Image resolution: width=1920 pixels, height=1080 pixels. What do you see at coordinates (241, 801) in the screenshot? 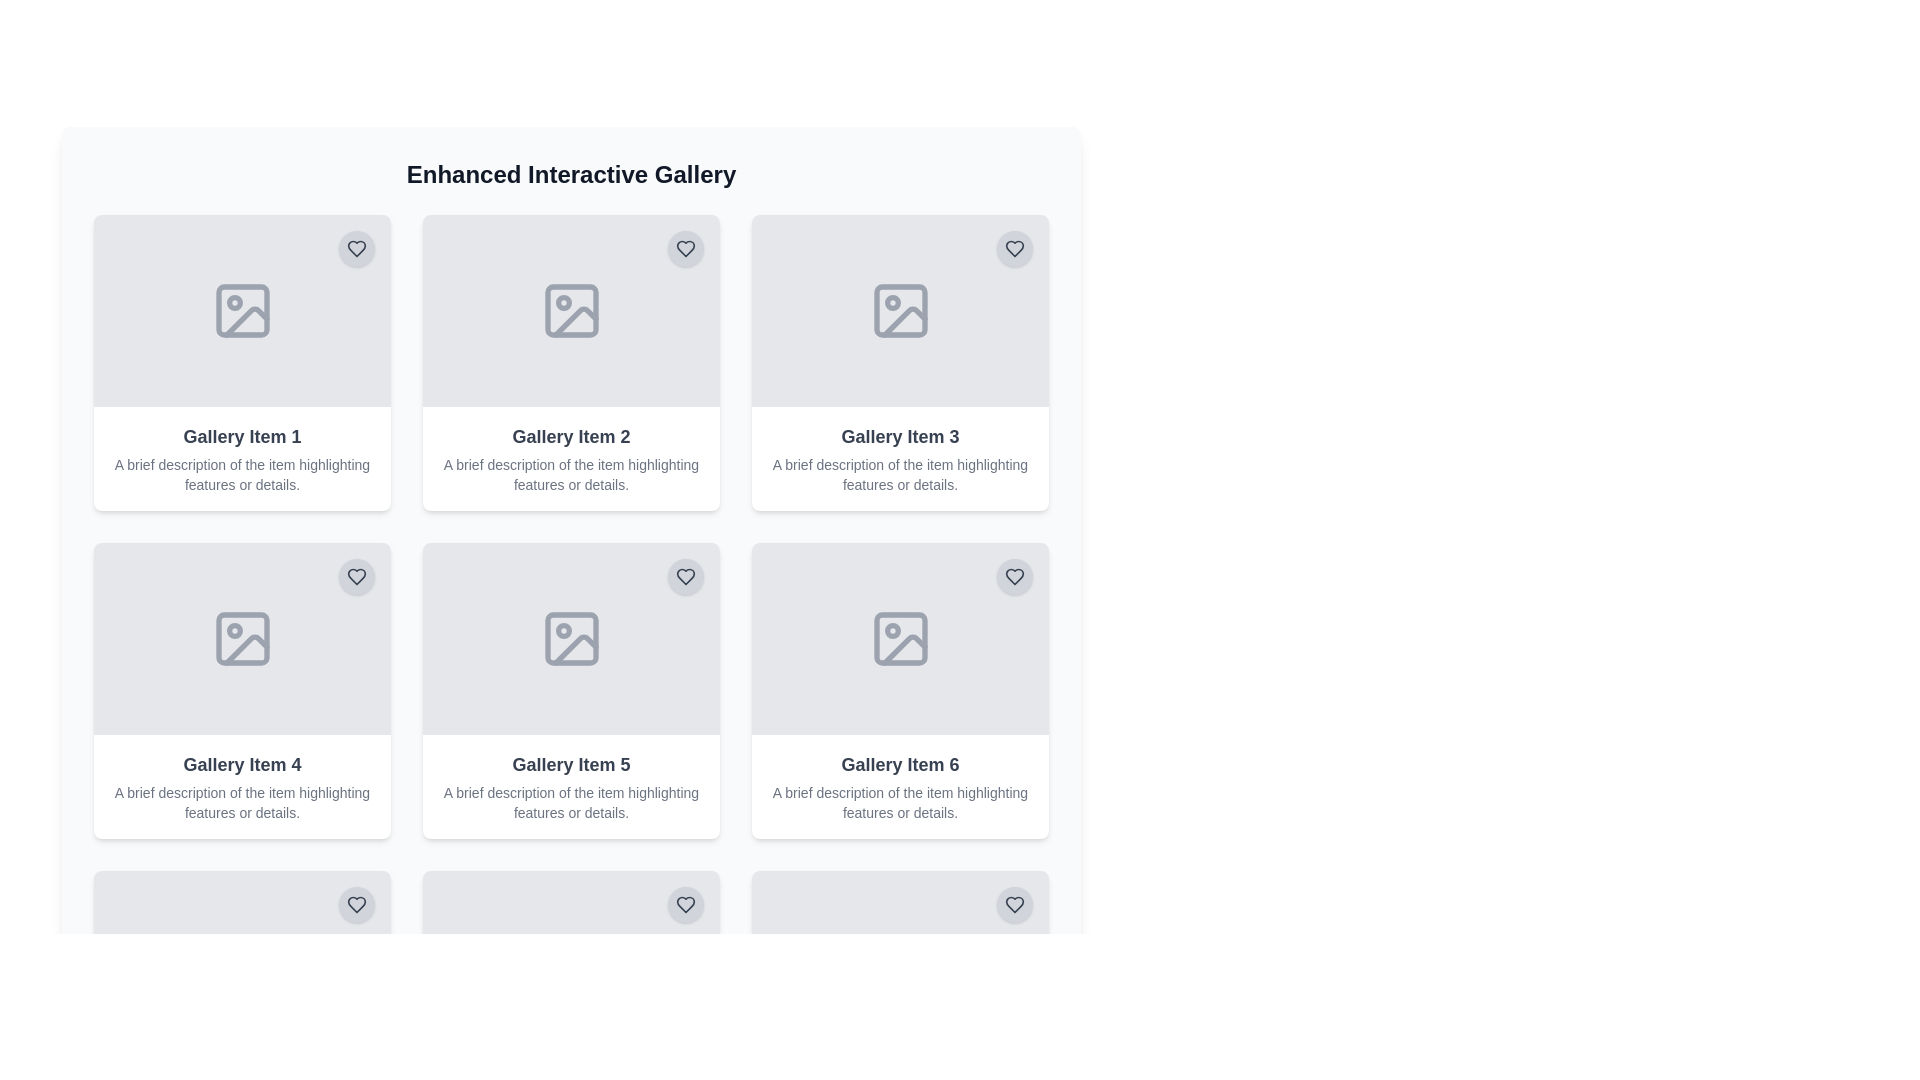
I see `the text element providing additional details or a summary of the associated gallery item, located immediately below the header text 'Gallery Item 4' in the fourth column of a grid layout` at bounding box center [241, 801].